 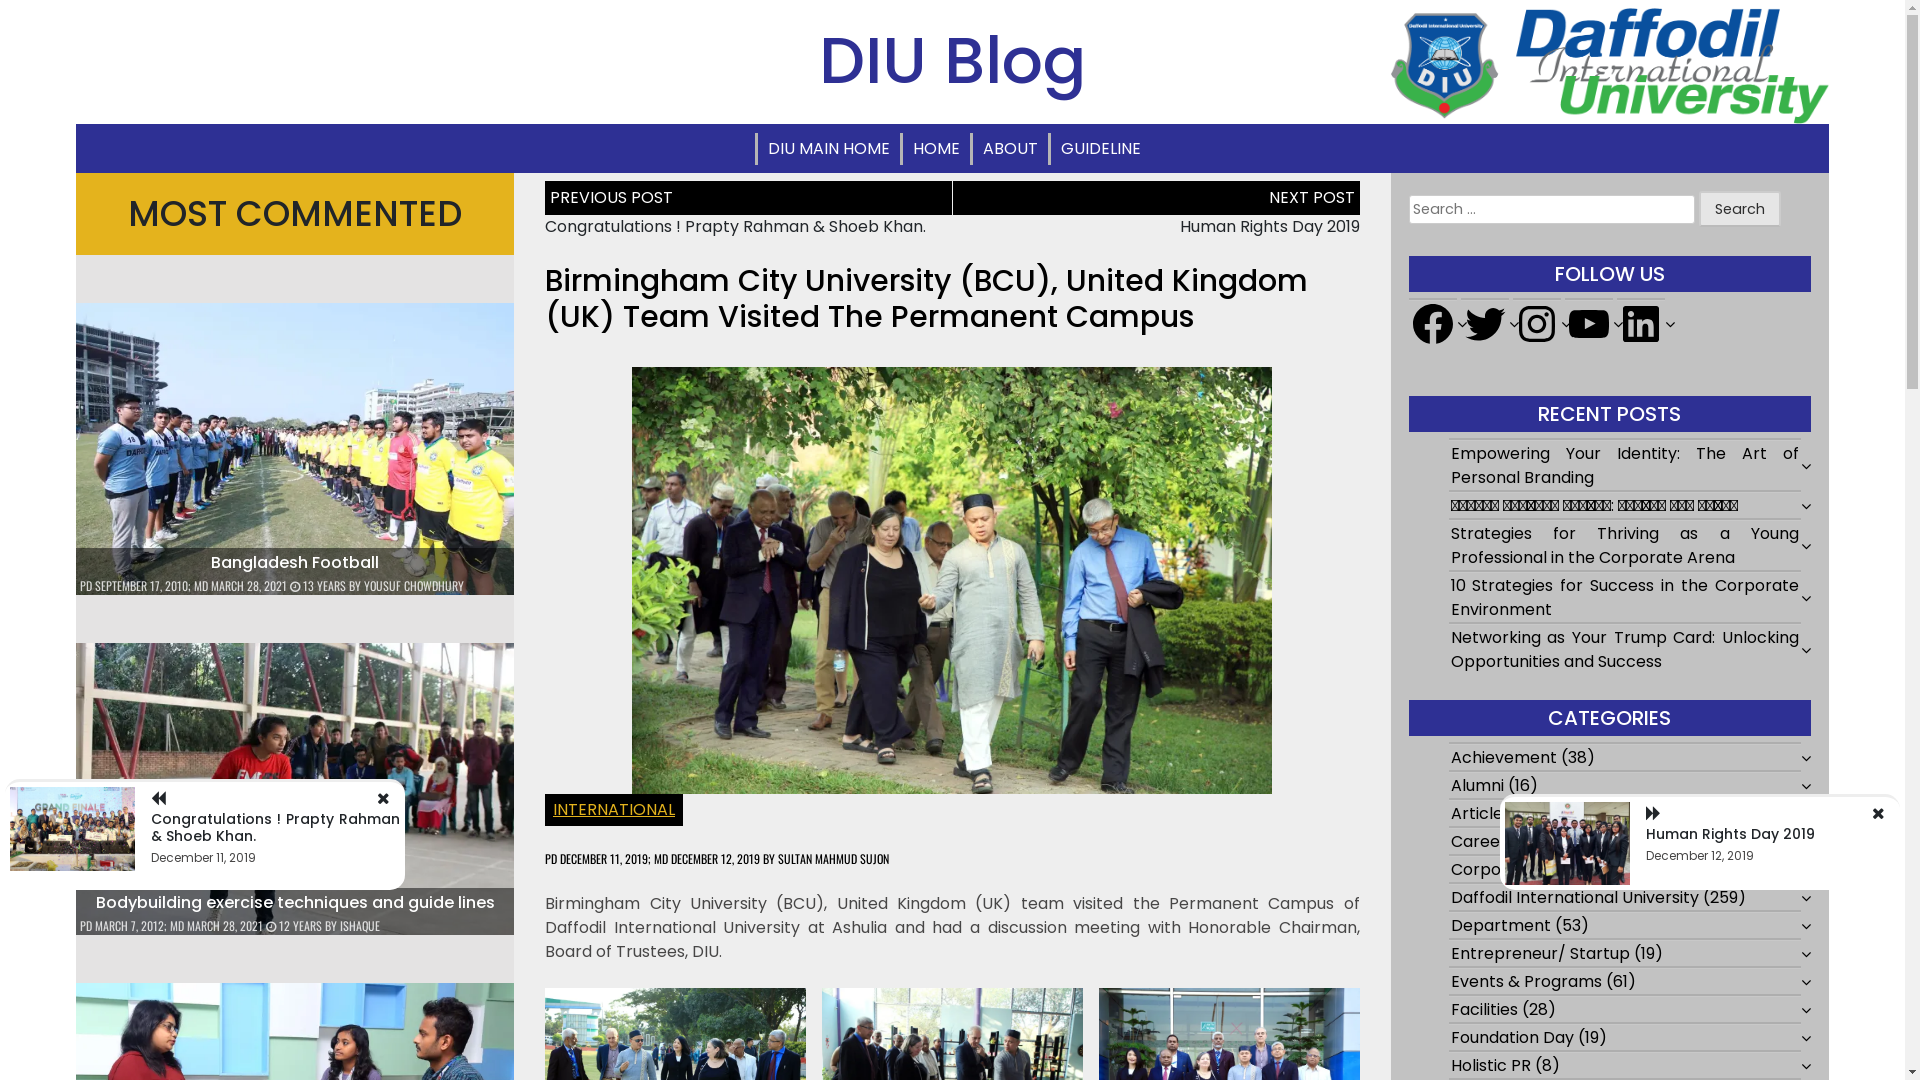 I want to click on 'Foundation Day', so click(x=1512, y=1036).